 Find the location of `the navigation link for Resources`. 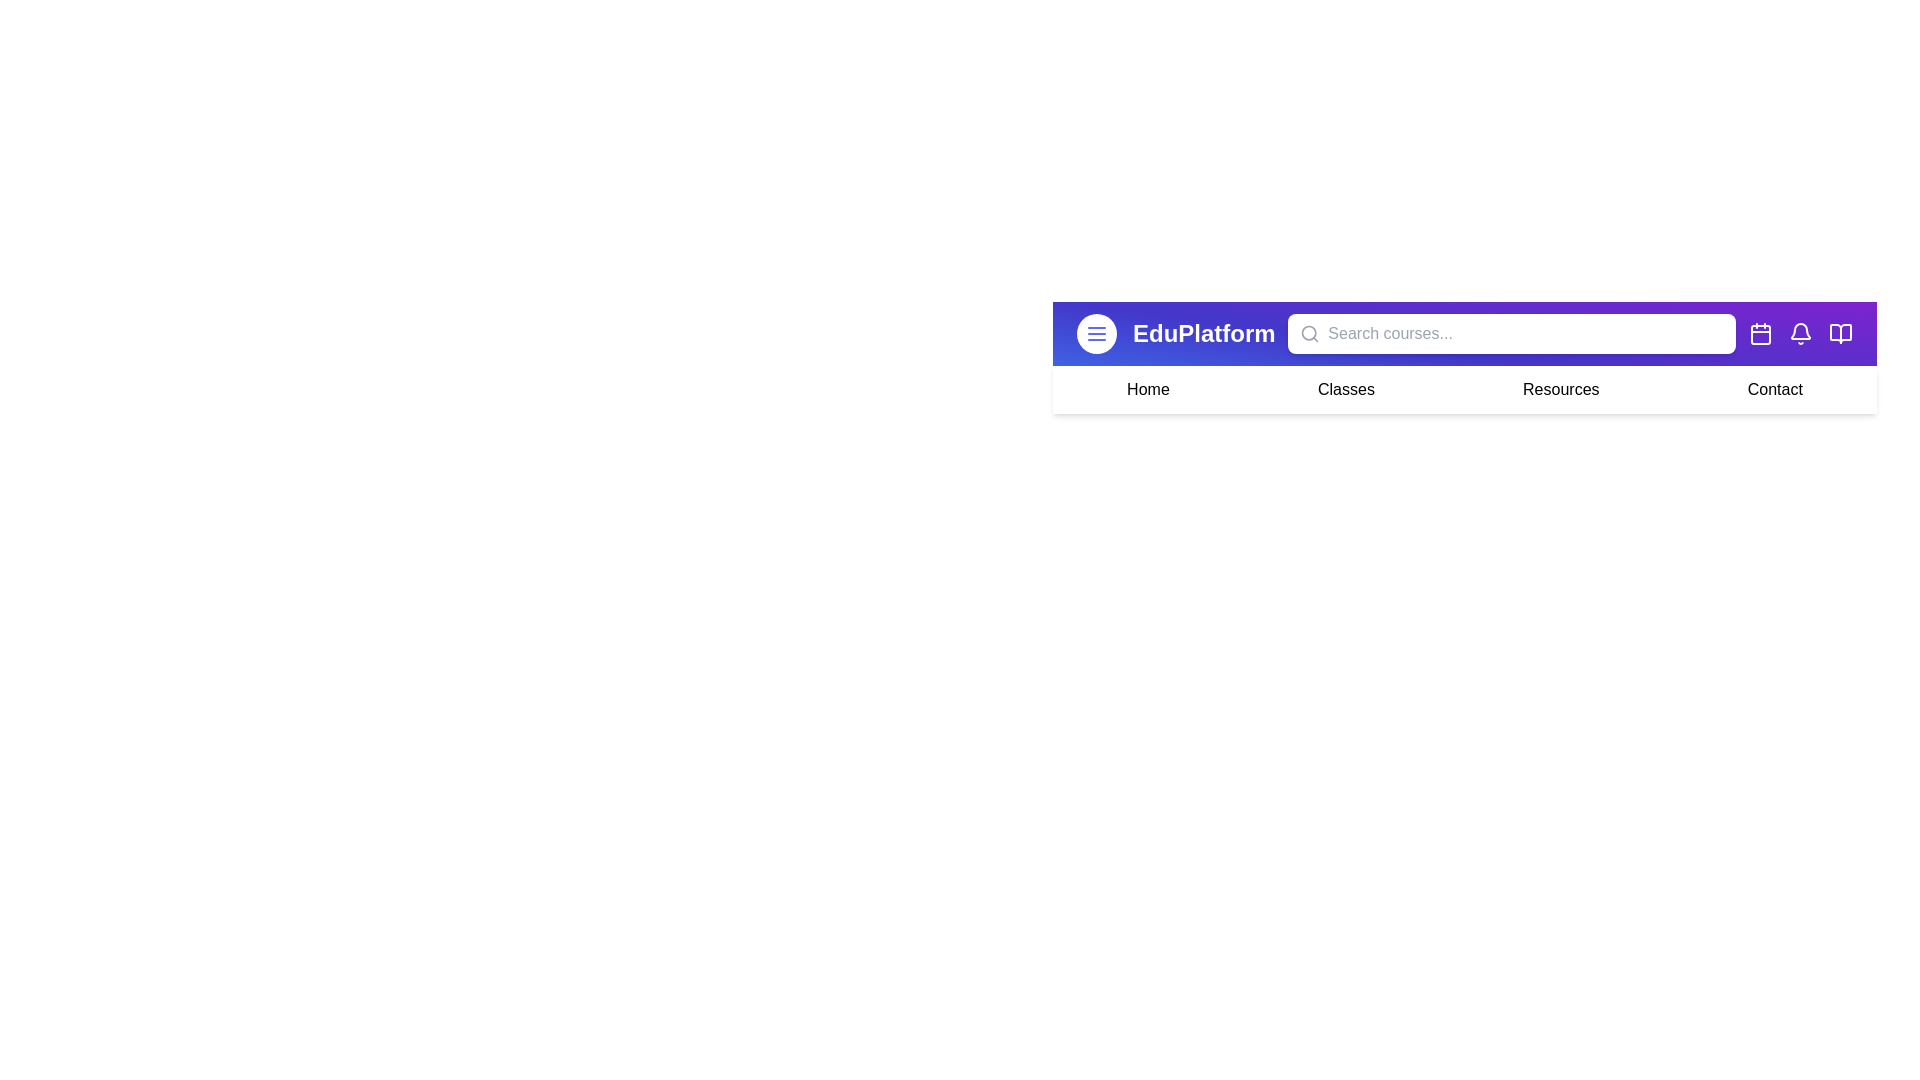

the navigation link for Resources is located at coordinates (1559, 389).